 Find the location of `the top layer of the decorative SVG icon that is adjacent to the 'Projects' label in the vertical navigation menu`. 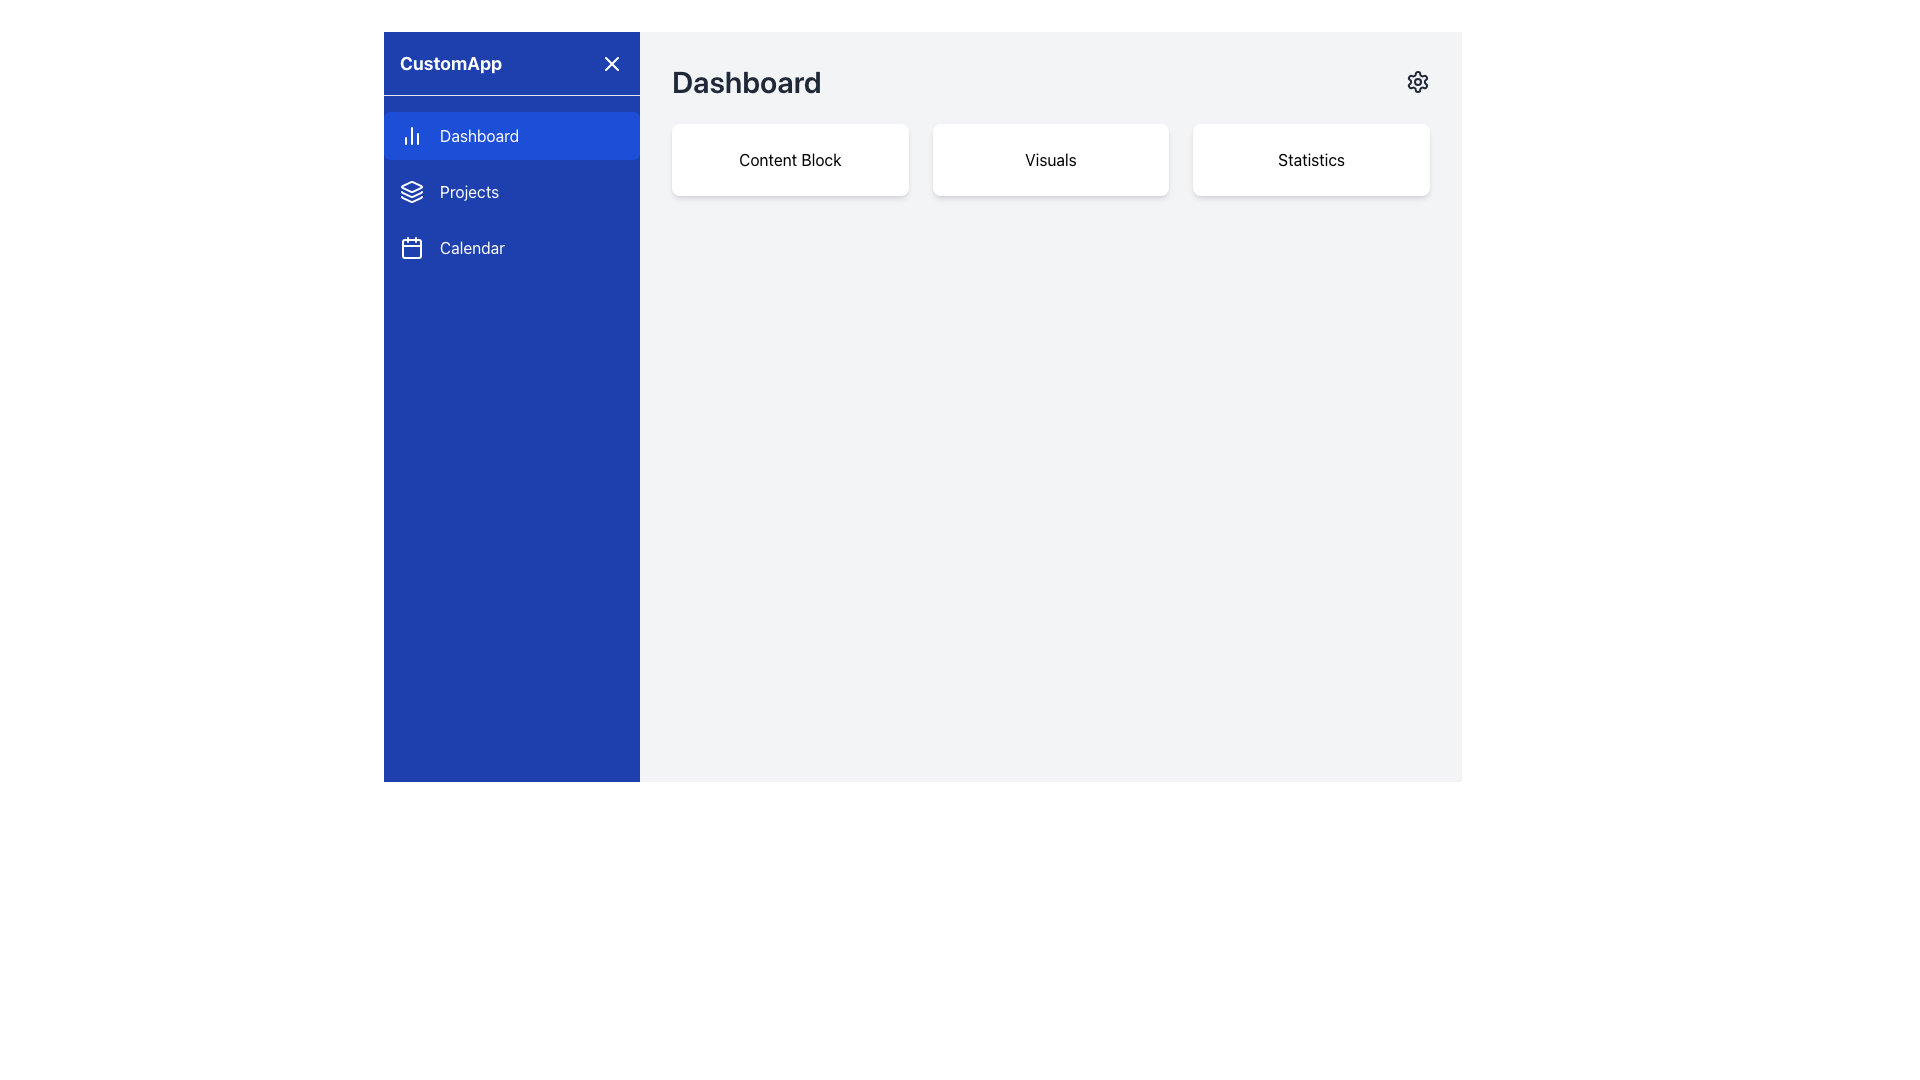

the top layer of the decorative SVG icon that is adjacent to the 'Projects' label in the vertical navigation menu is located at coordinates (411, 186).